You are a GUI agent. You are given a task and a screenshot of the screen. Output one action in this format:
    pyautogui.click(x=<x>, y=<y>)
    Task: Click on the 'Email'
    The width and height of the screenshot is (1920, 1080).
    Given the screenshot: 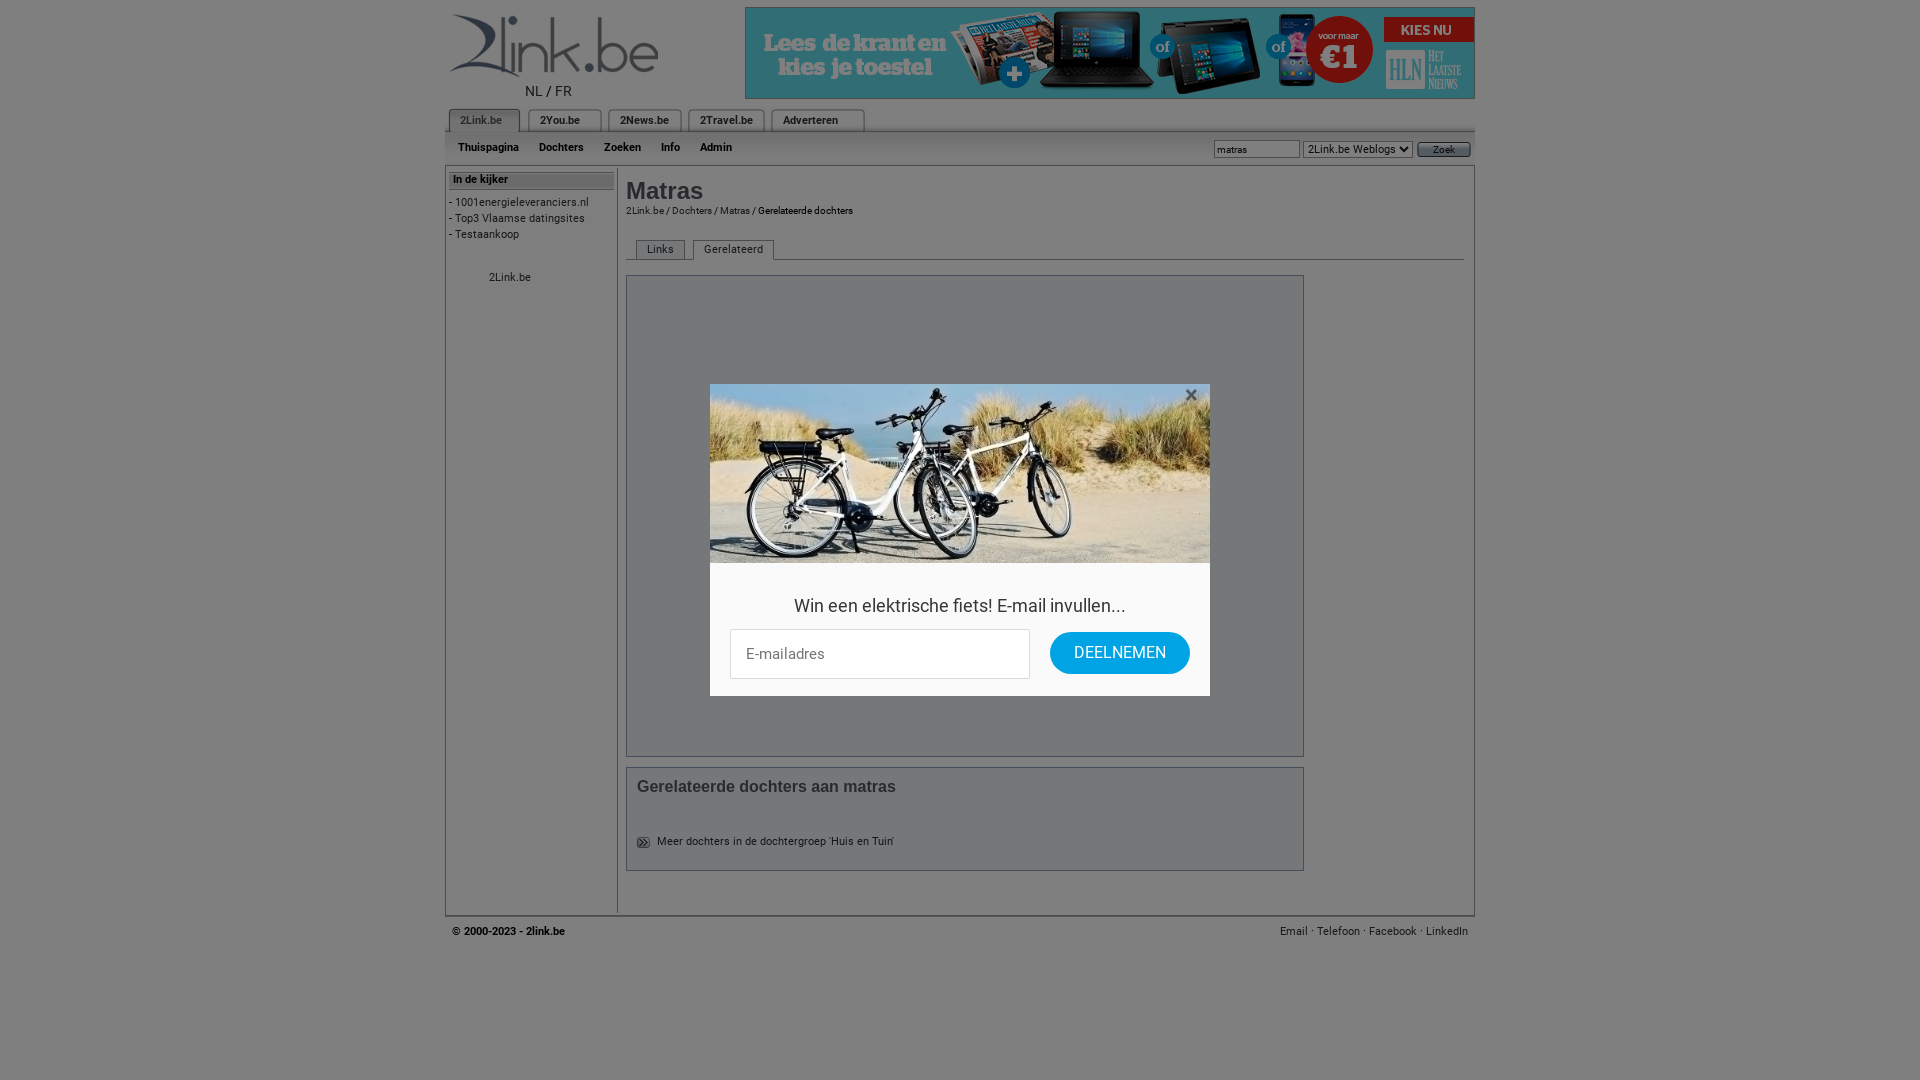 What is the action you would take?
    pyautogui.click(x=1280, y=931)
    